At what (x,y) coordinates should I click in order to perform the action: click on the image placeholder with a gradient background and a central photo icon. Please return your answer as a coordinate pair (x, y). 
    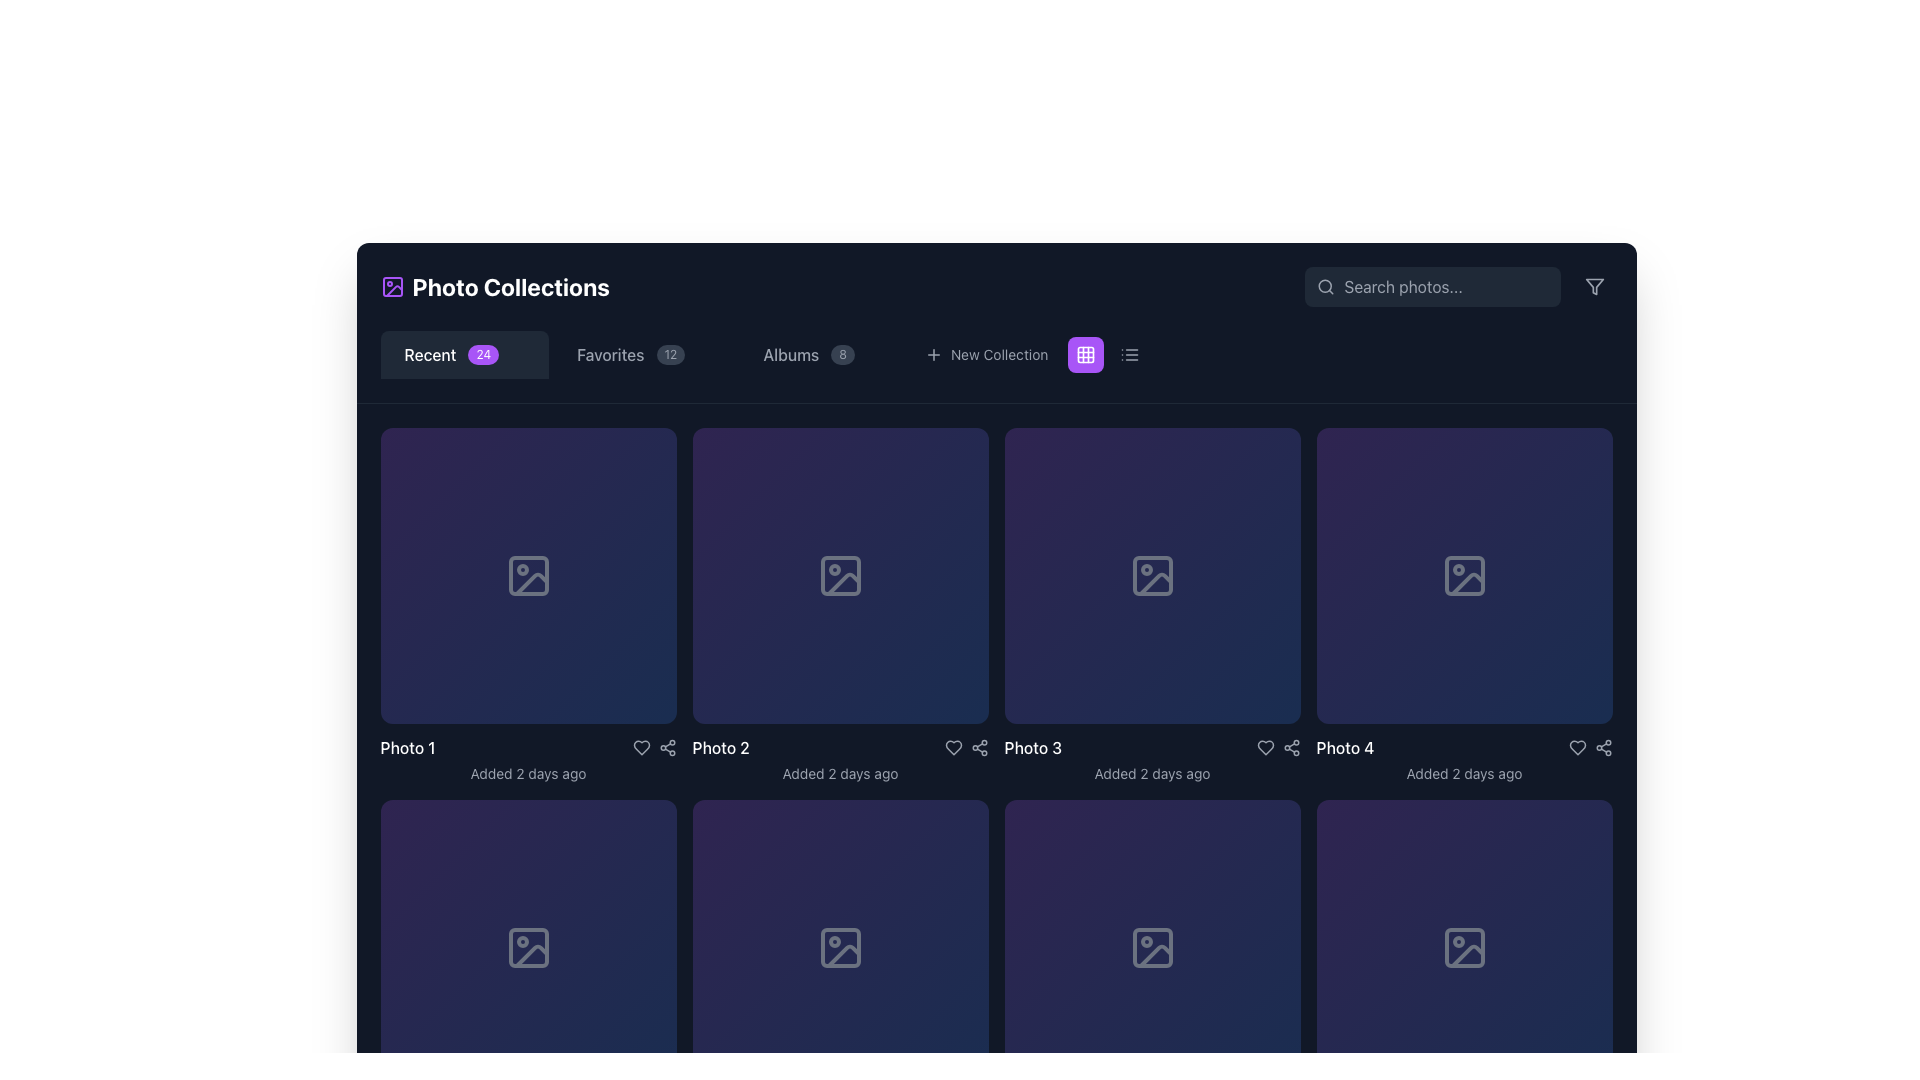
    Looking at the image, I should click on (1464, 575).